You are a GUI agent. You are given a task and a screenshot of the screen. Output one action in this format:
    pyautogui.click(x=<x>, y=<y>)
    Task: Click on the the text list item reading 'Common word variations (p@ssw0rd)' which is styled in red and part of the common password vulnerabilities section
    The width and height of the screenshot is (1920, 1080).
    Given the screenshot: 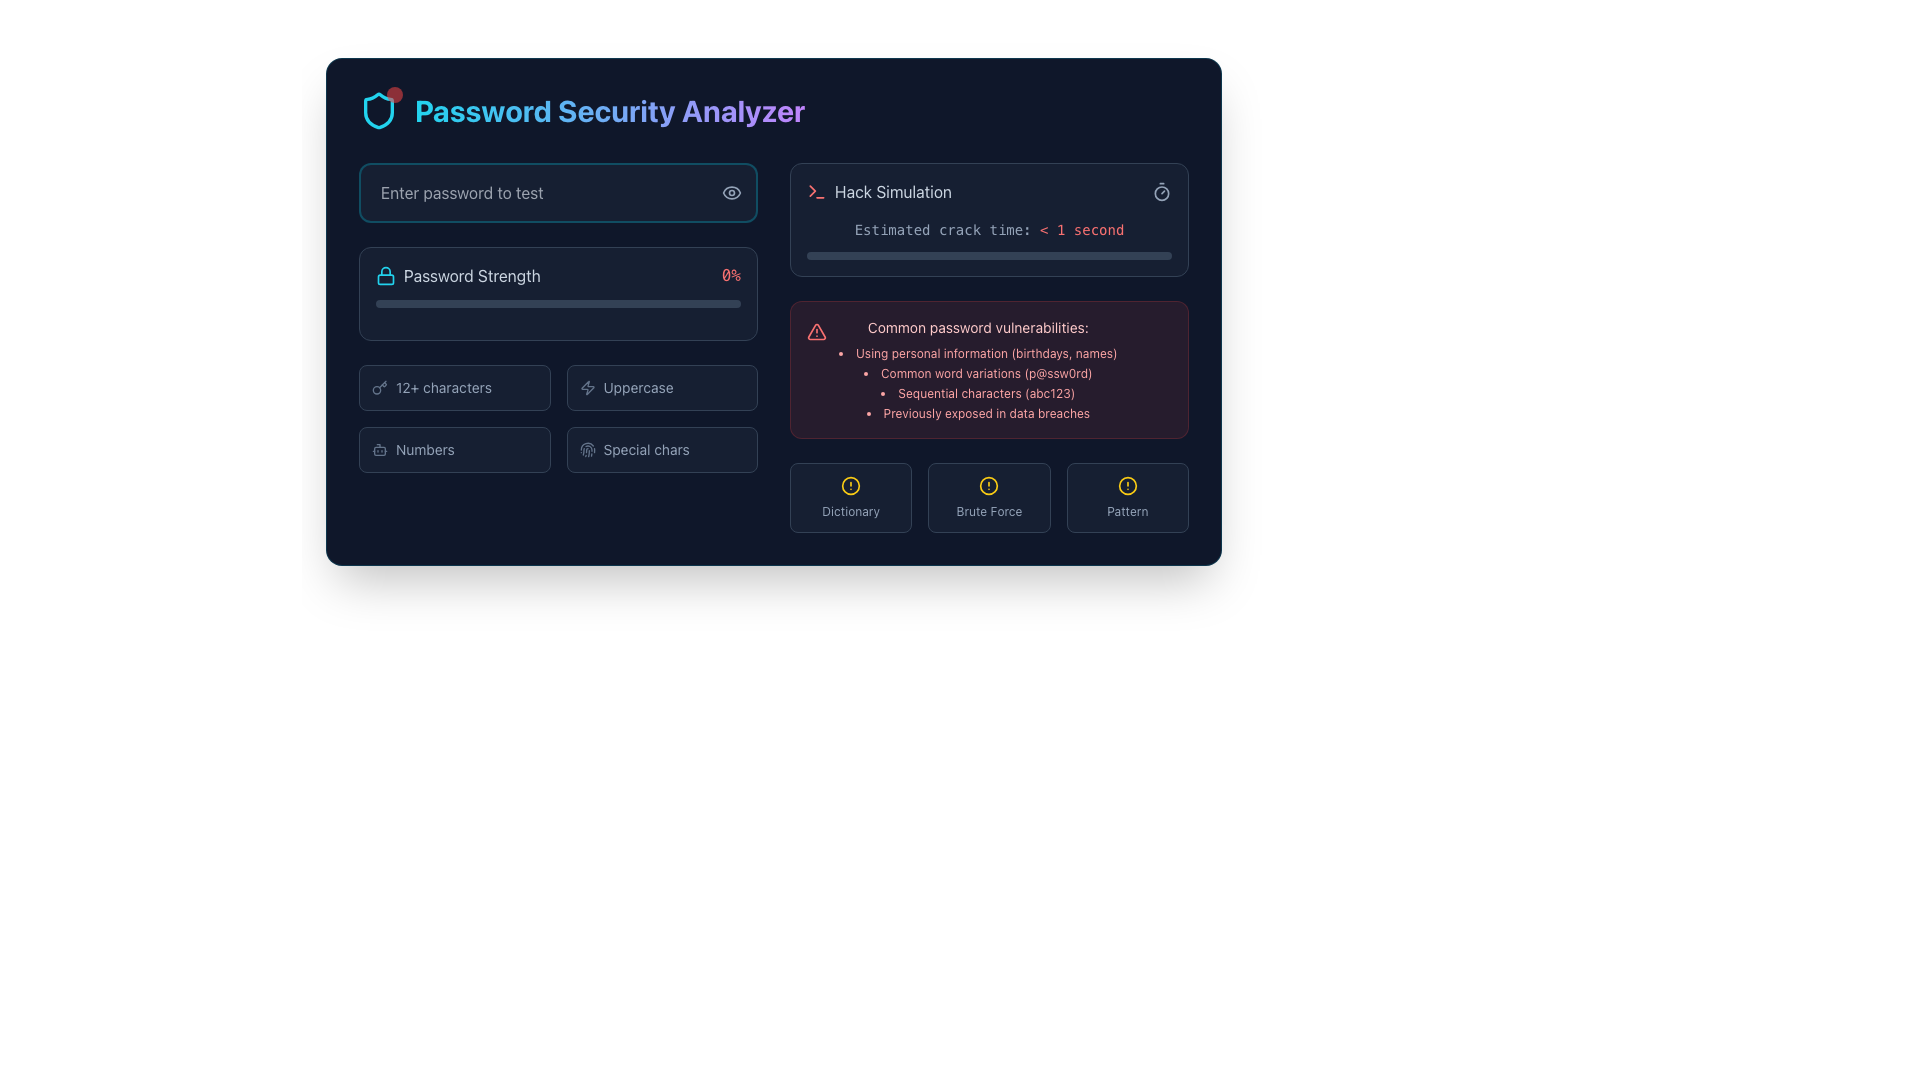 What is the action you would take?
    pyautogui.click(x=978, y=374)
    